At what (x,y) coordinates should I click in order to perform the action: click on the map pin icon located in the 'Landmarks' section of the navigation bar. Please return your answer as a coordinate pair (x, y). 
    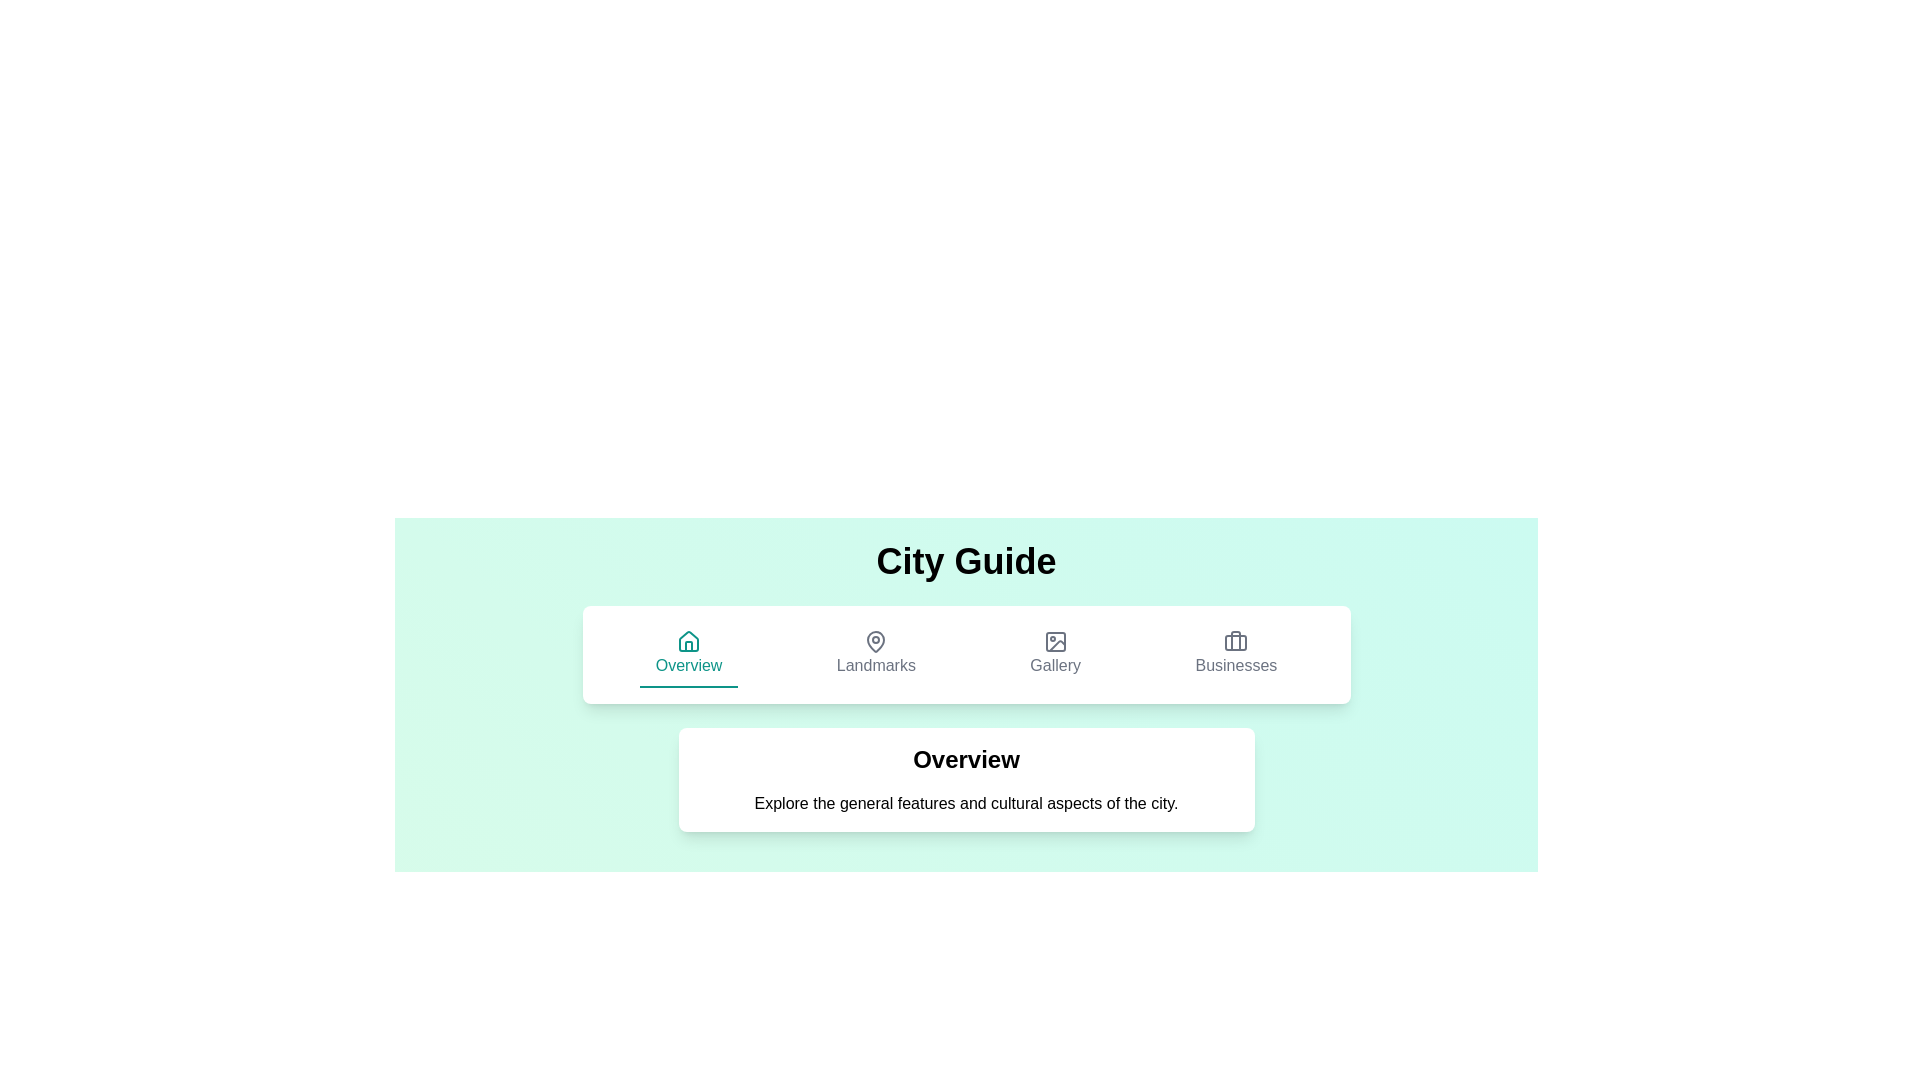
    Looking at the image, I should click on (876, 641).